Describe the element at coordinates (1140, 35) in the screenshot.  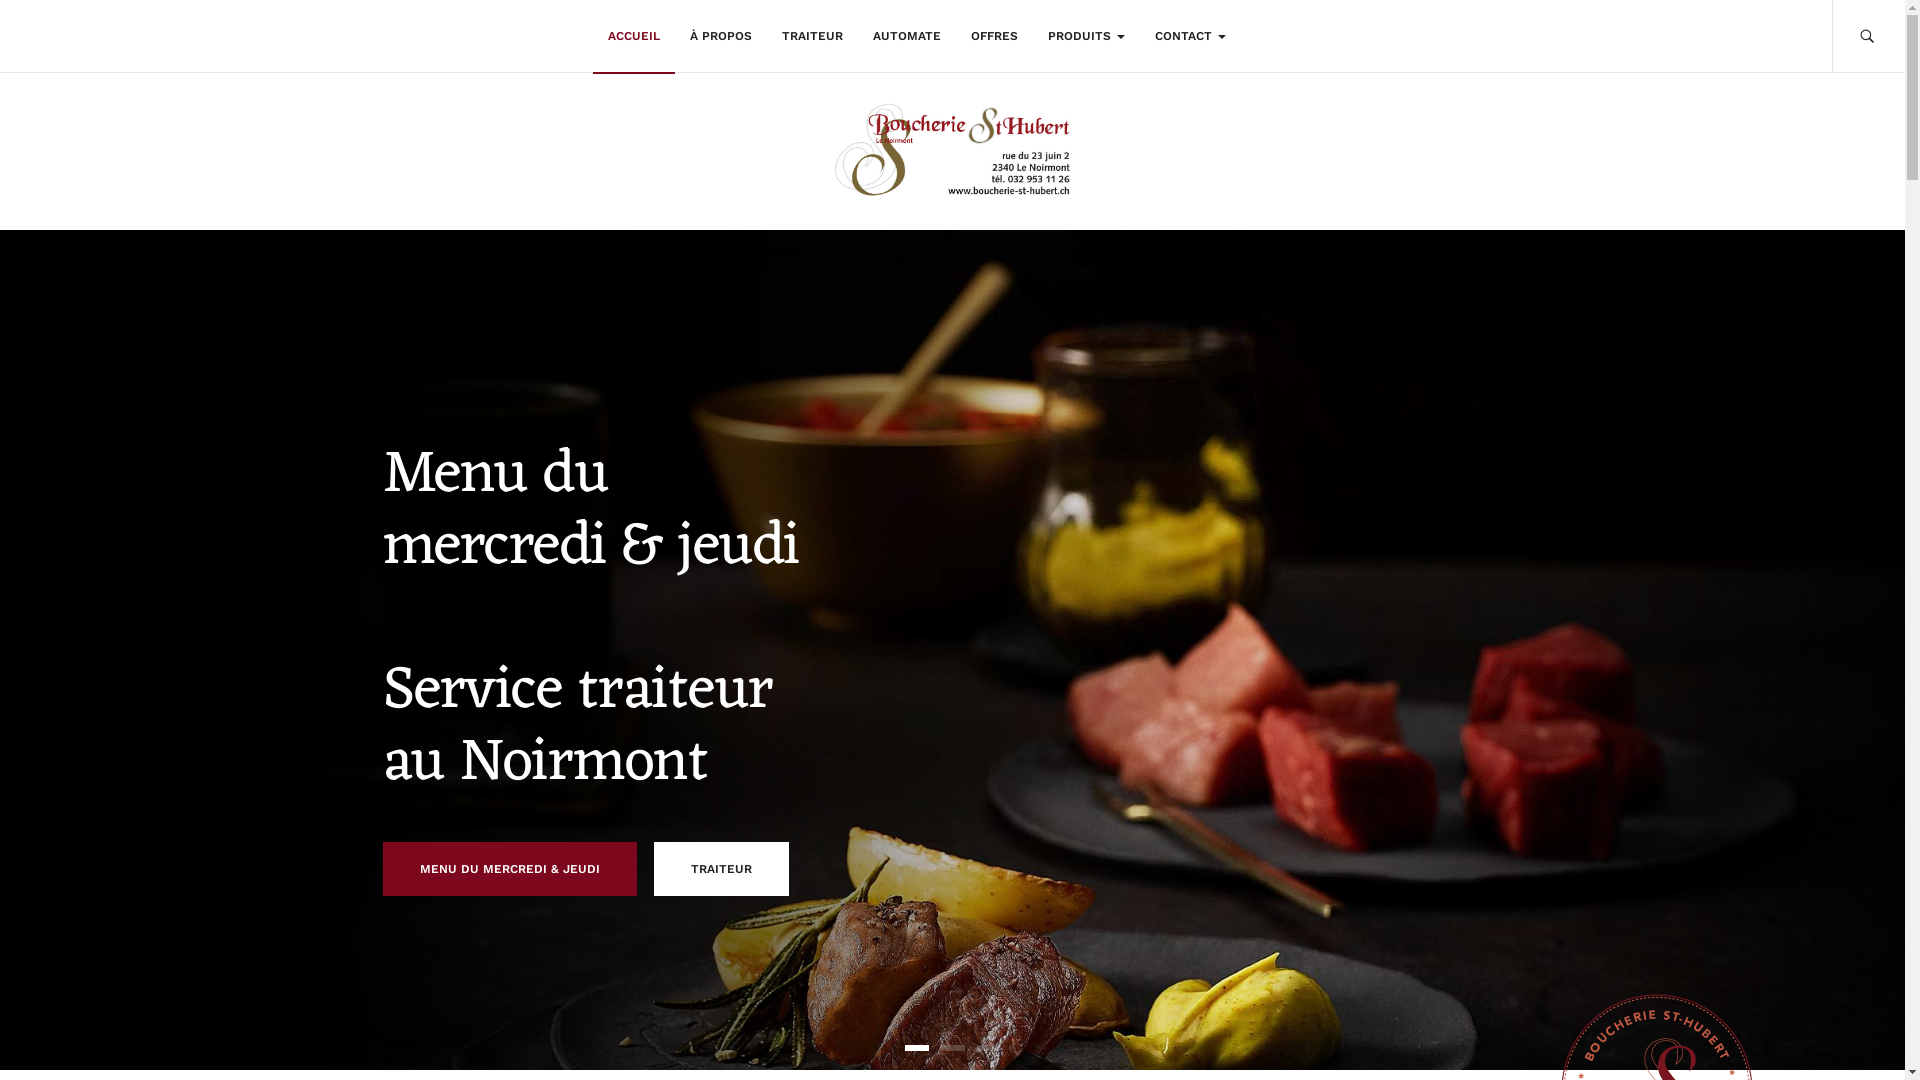
I see `'CONTACT'` at that location.